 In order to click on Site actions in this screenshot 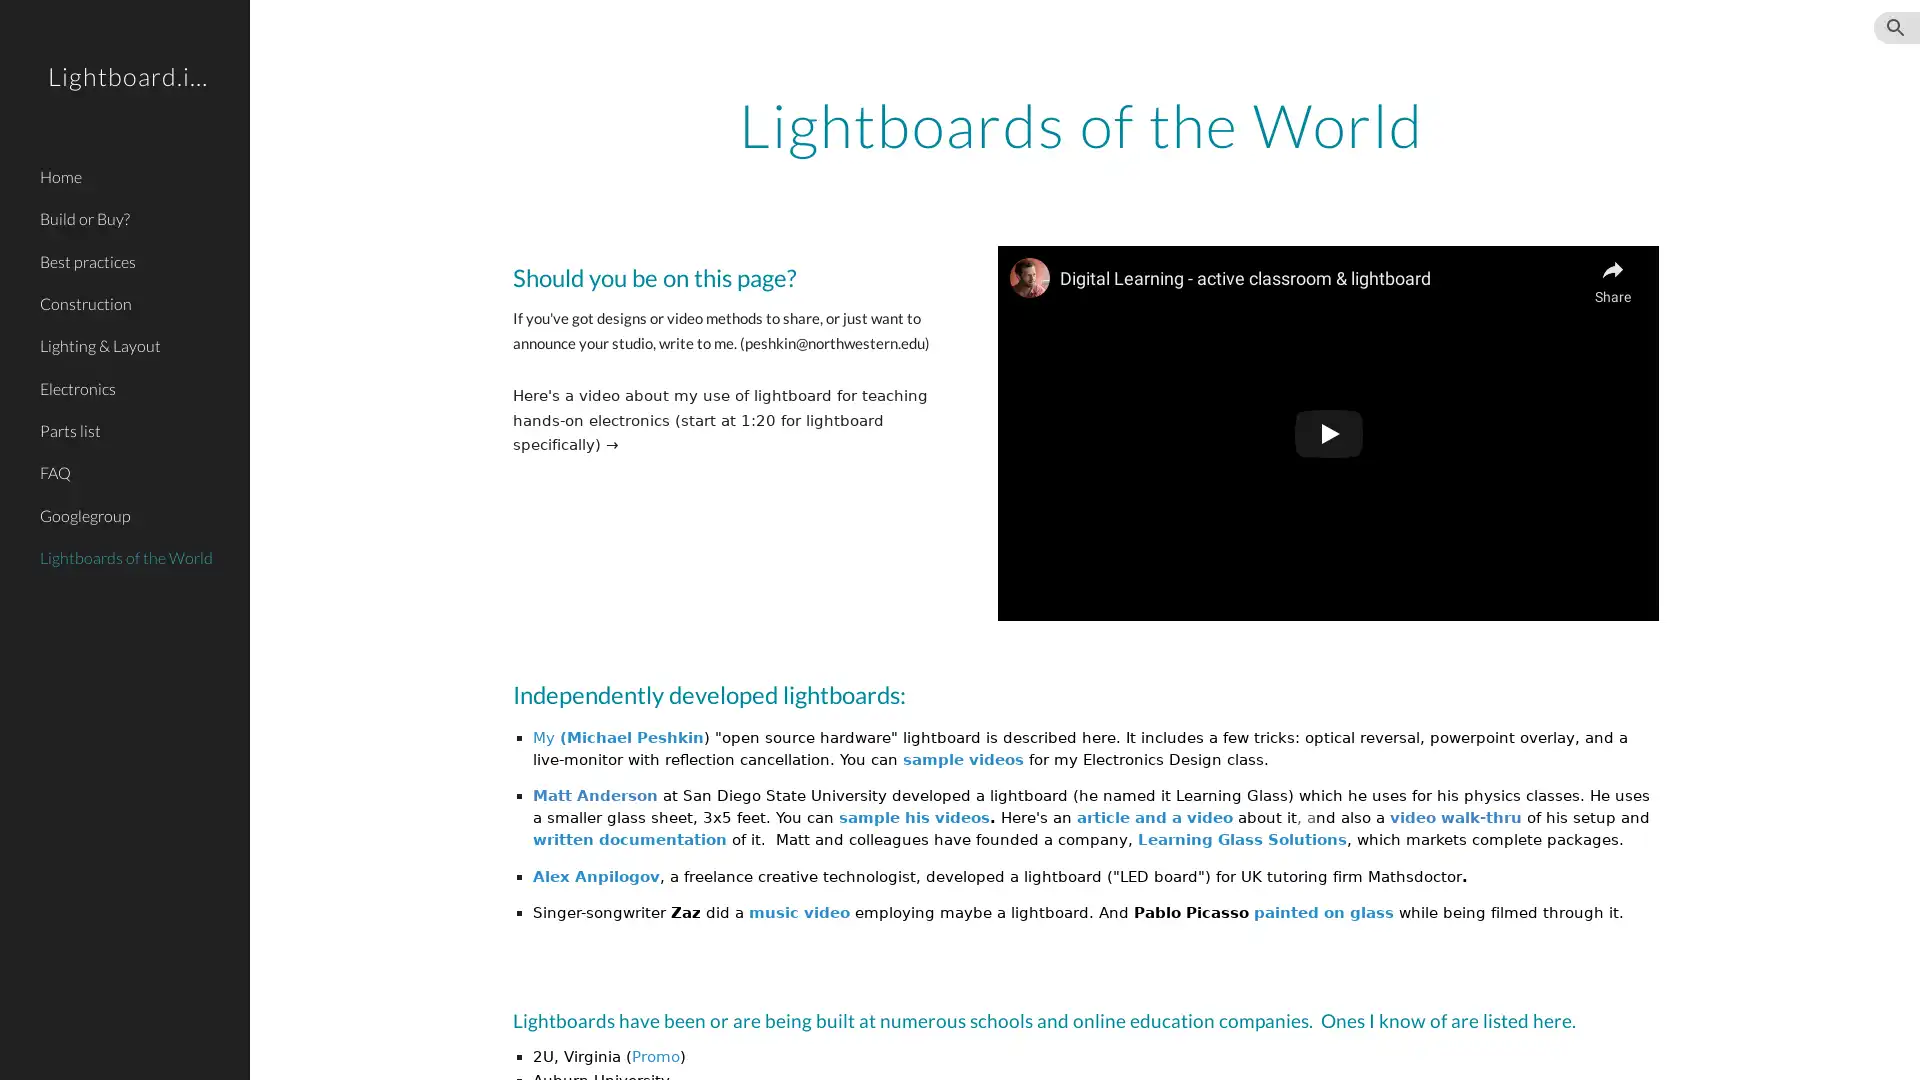, I will do `click(285, 1044)`.